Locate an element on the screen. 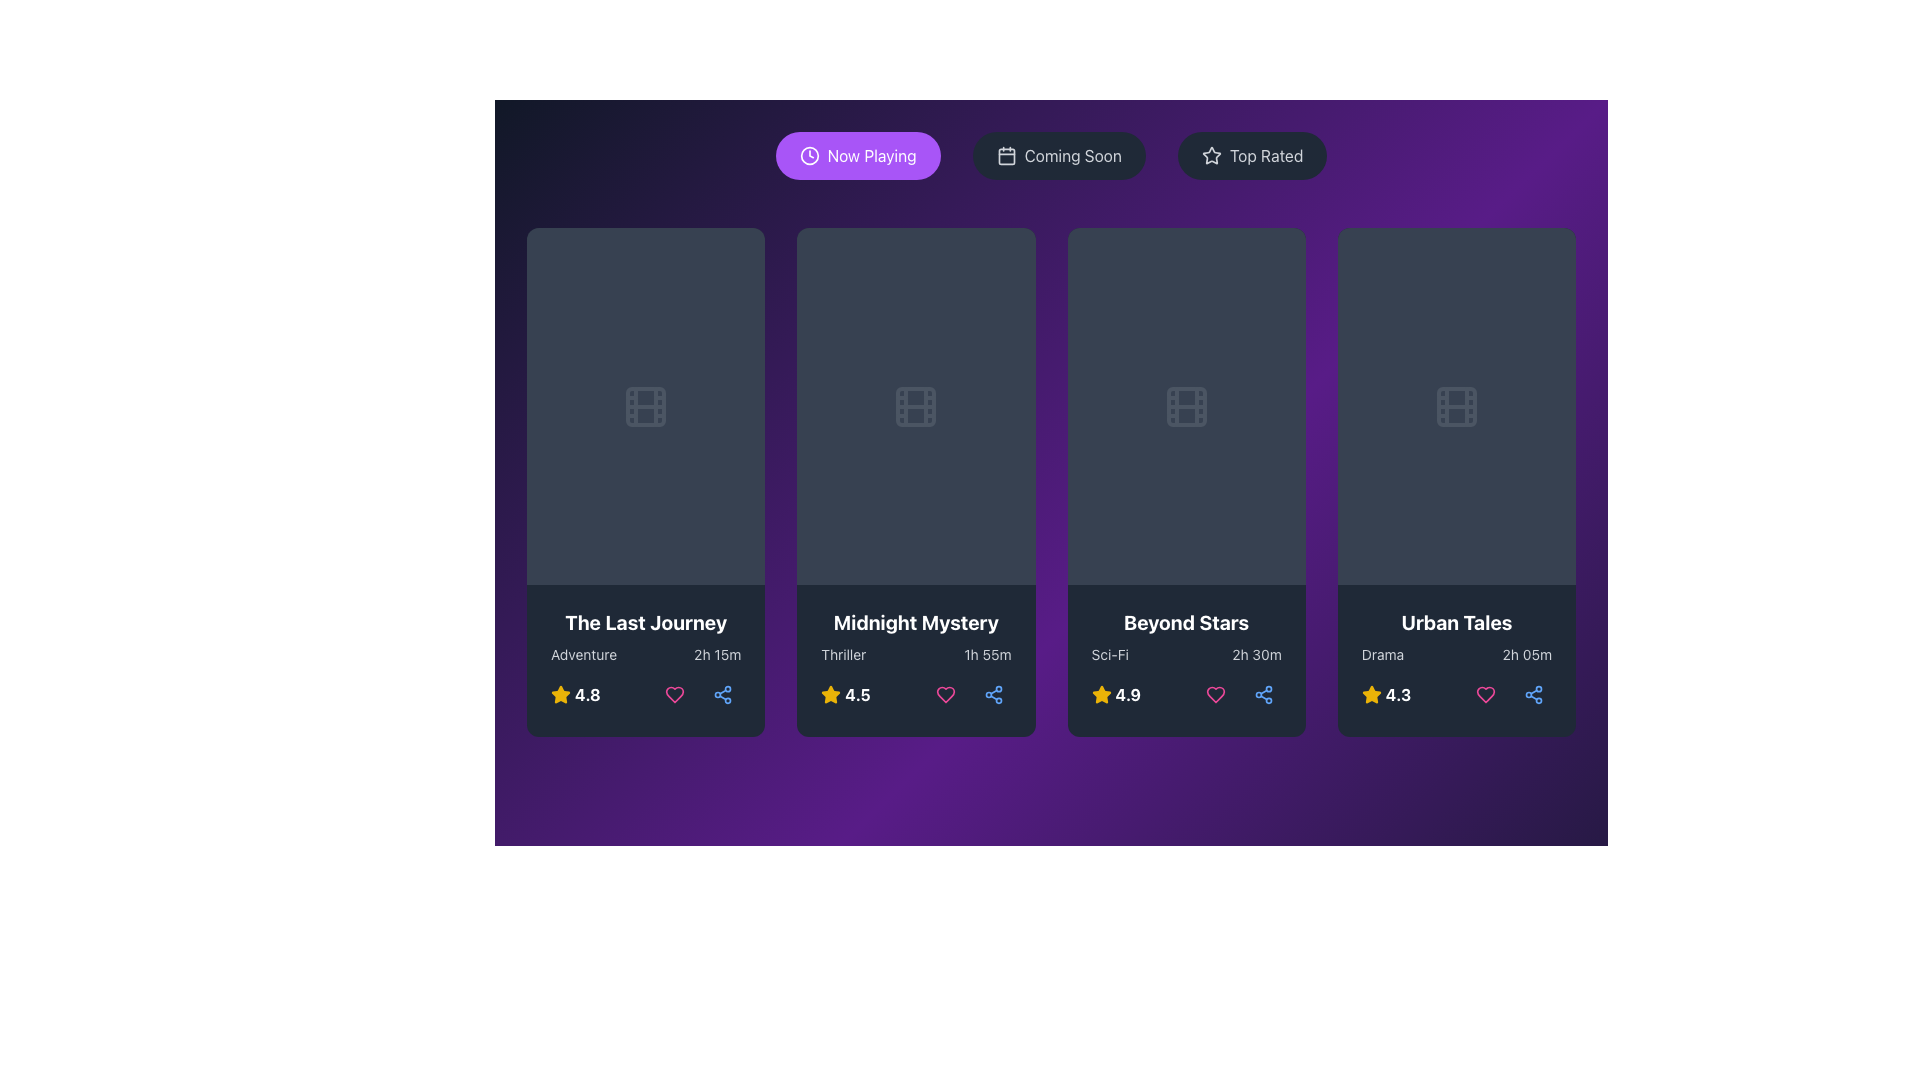  duration information displayed on the static text label for the movie 'Midnight Mystery', located at the bottom portion of its movie card next to the 'Thriller' genre text is located at coordinates (987, 655).